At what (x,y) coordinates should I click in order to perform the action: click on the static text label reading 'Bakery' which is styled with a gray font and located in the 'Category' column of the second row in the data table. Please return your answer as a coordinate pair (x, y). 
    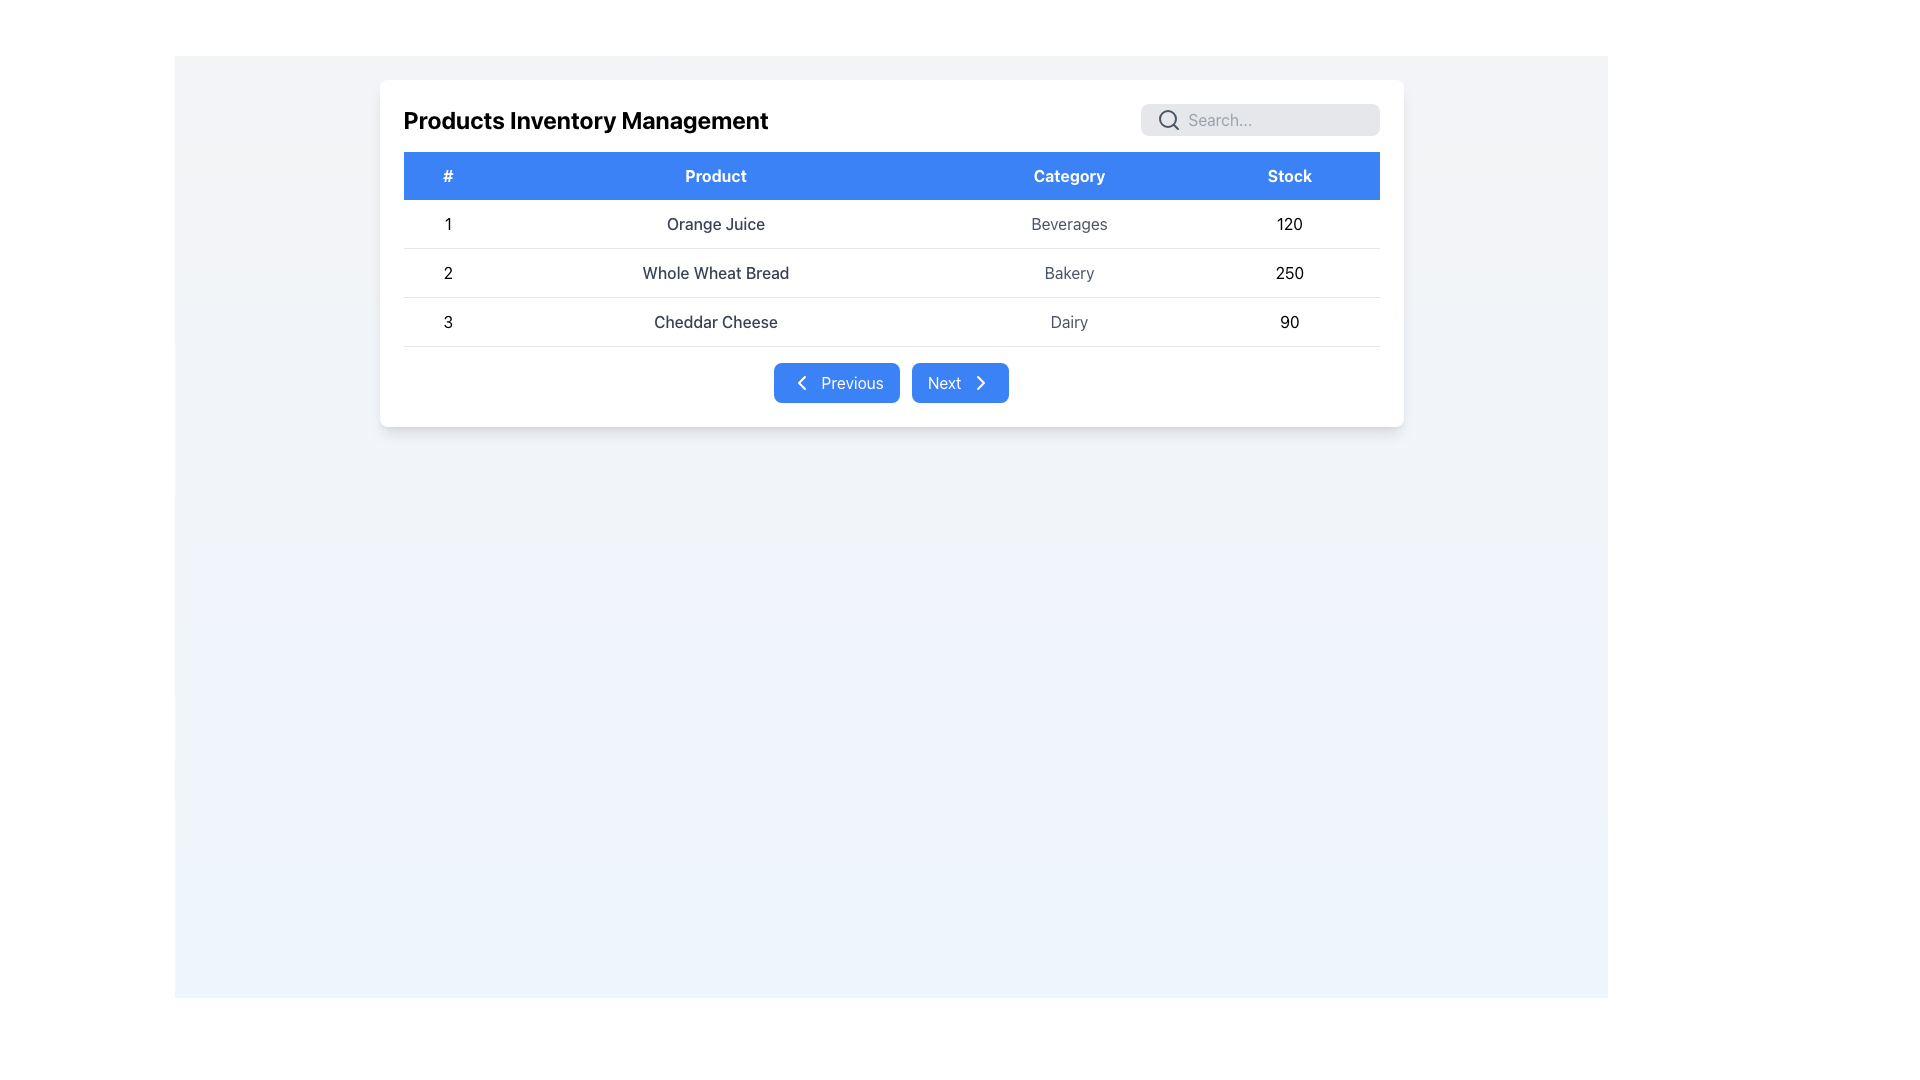
    Looking at the image, I should click on (1068, 273).